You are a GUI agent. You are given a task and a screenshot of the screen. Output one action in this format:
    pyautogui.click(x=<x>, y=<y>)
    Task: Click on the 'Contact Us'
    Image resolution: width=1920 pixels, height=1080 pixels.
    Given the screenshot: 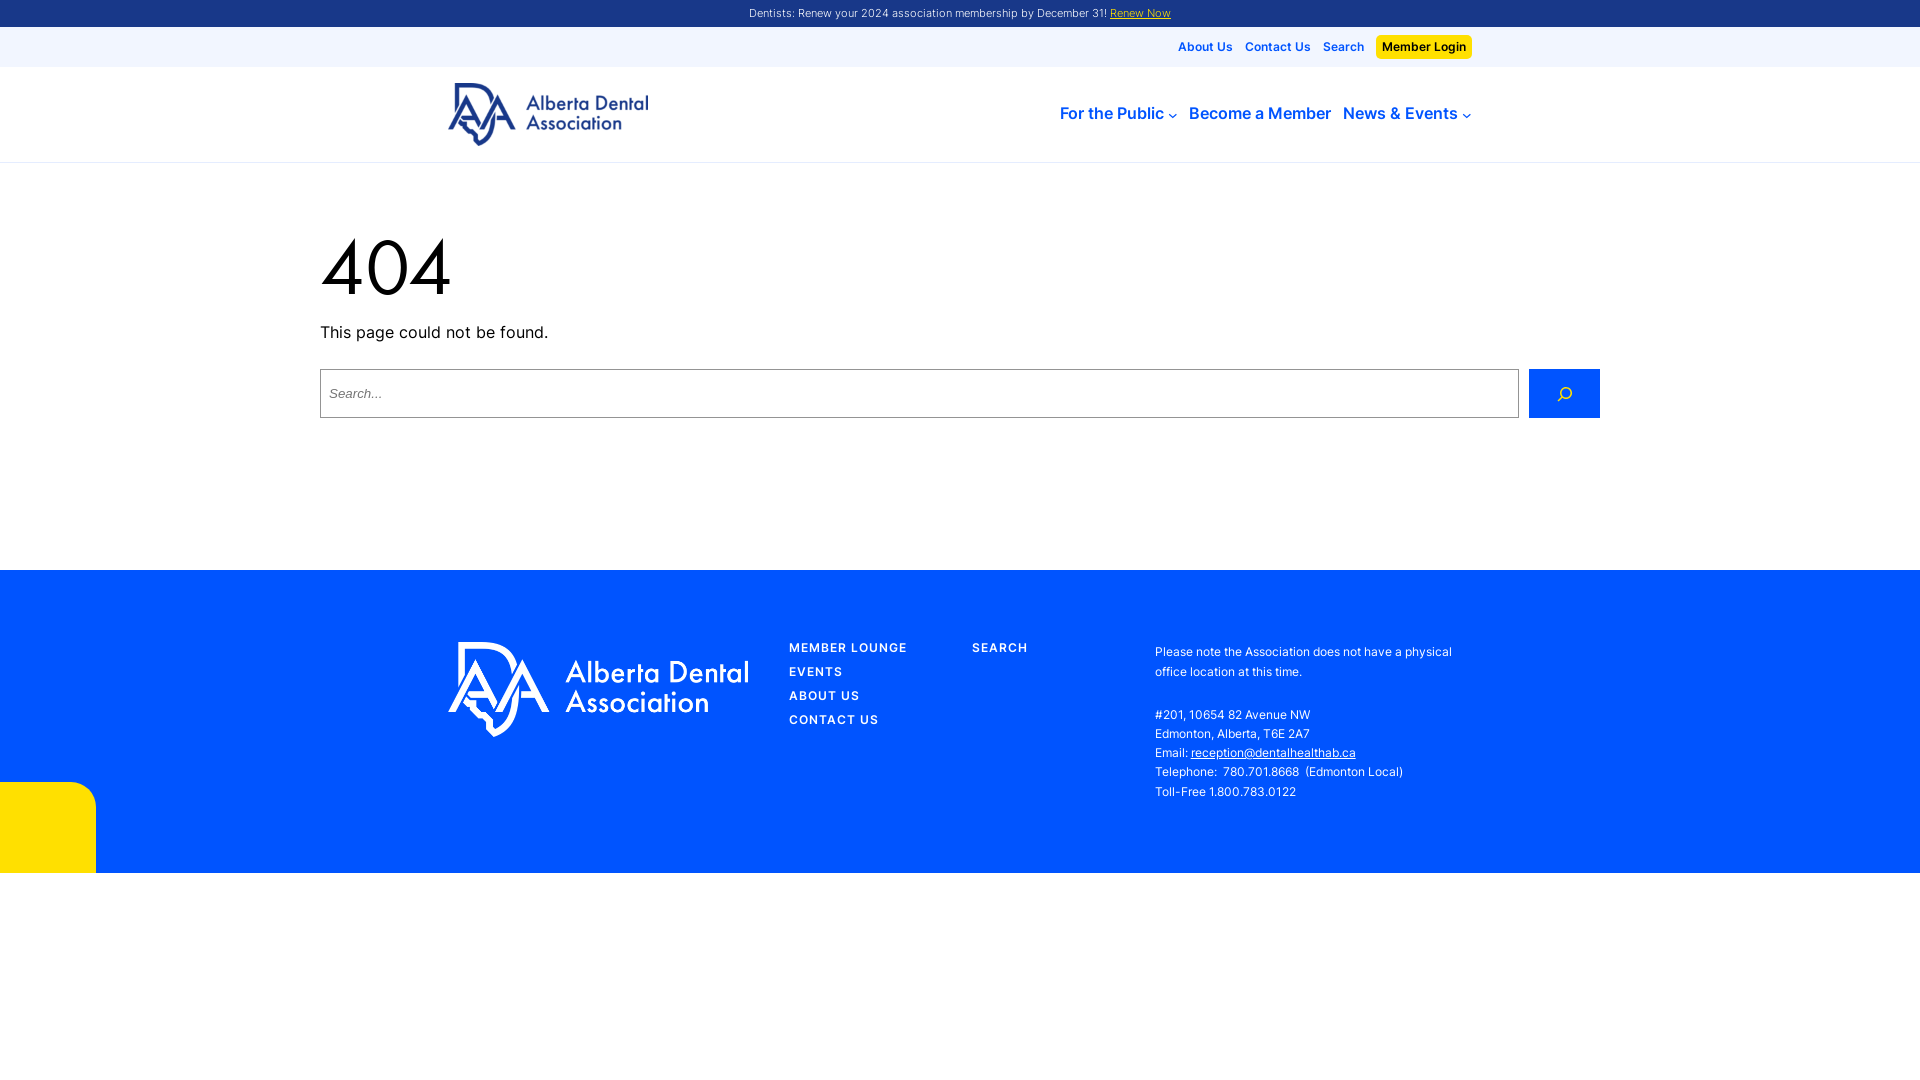 What is the action you would take?
    pyautogui.click(x=1276, y=45)
    